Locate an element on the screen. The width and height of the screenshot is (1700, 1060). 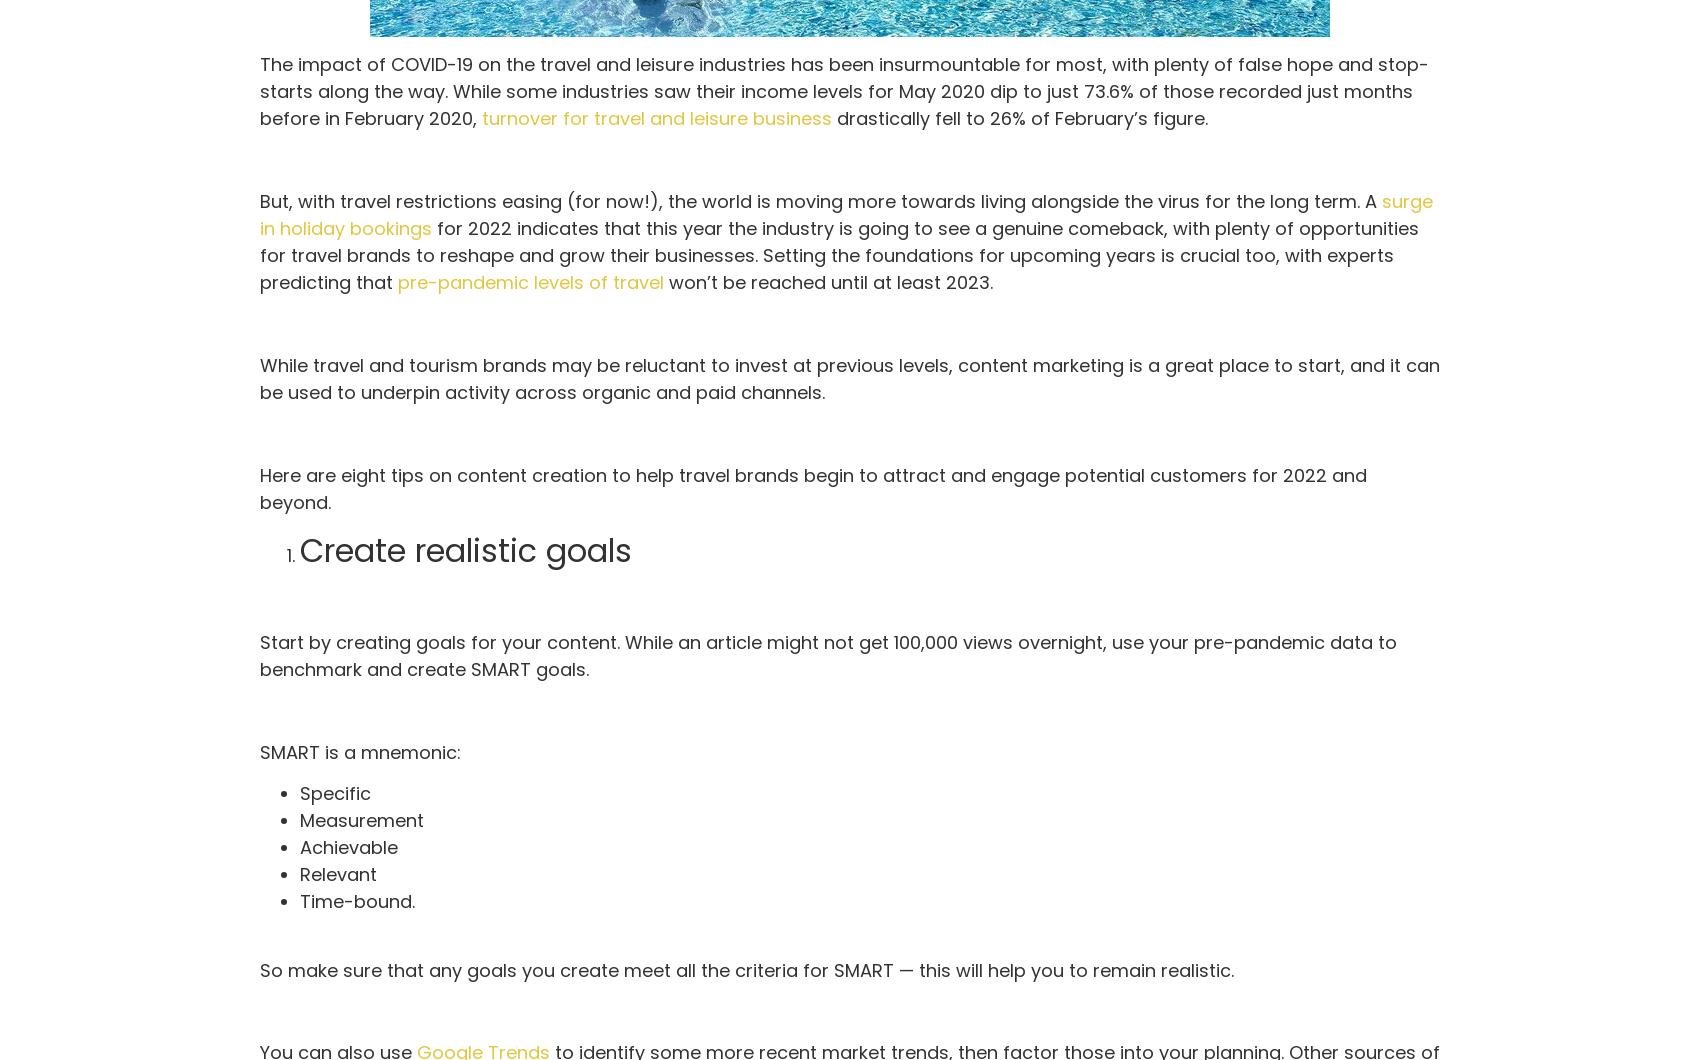
'The impact of COVID-19 on the travel and leisure industries has been insurmountable for most, with plenty of false hope and stop-starts along the way. While some industries saw their income levels for May 2020 dip to just 73.6% of those recorded just months before in February 2020,' is located at coordinates (843, 91).